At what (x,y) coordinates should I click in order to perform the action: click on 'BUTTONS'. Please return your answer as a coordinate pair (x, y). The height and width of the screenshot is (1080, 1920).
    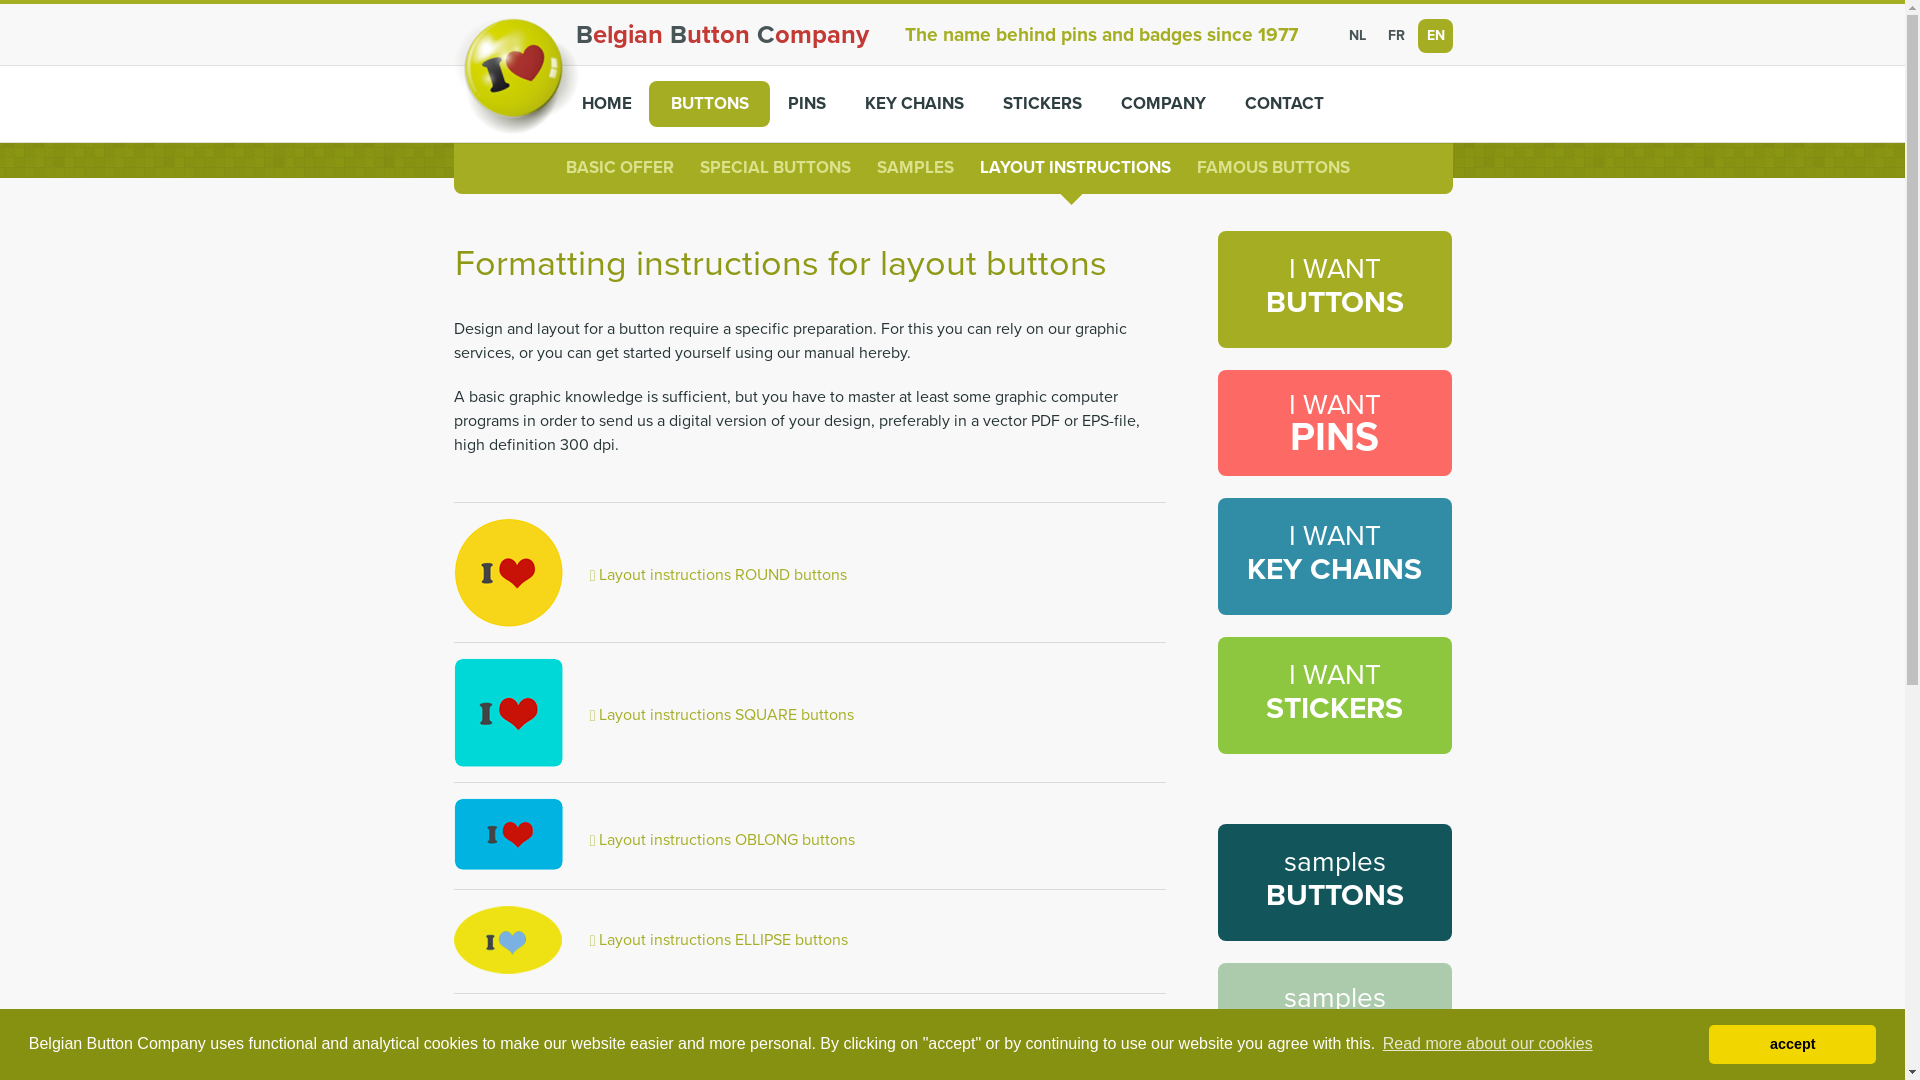
    Looking at the image, I should click on (648, 104).